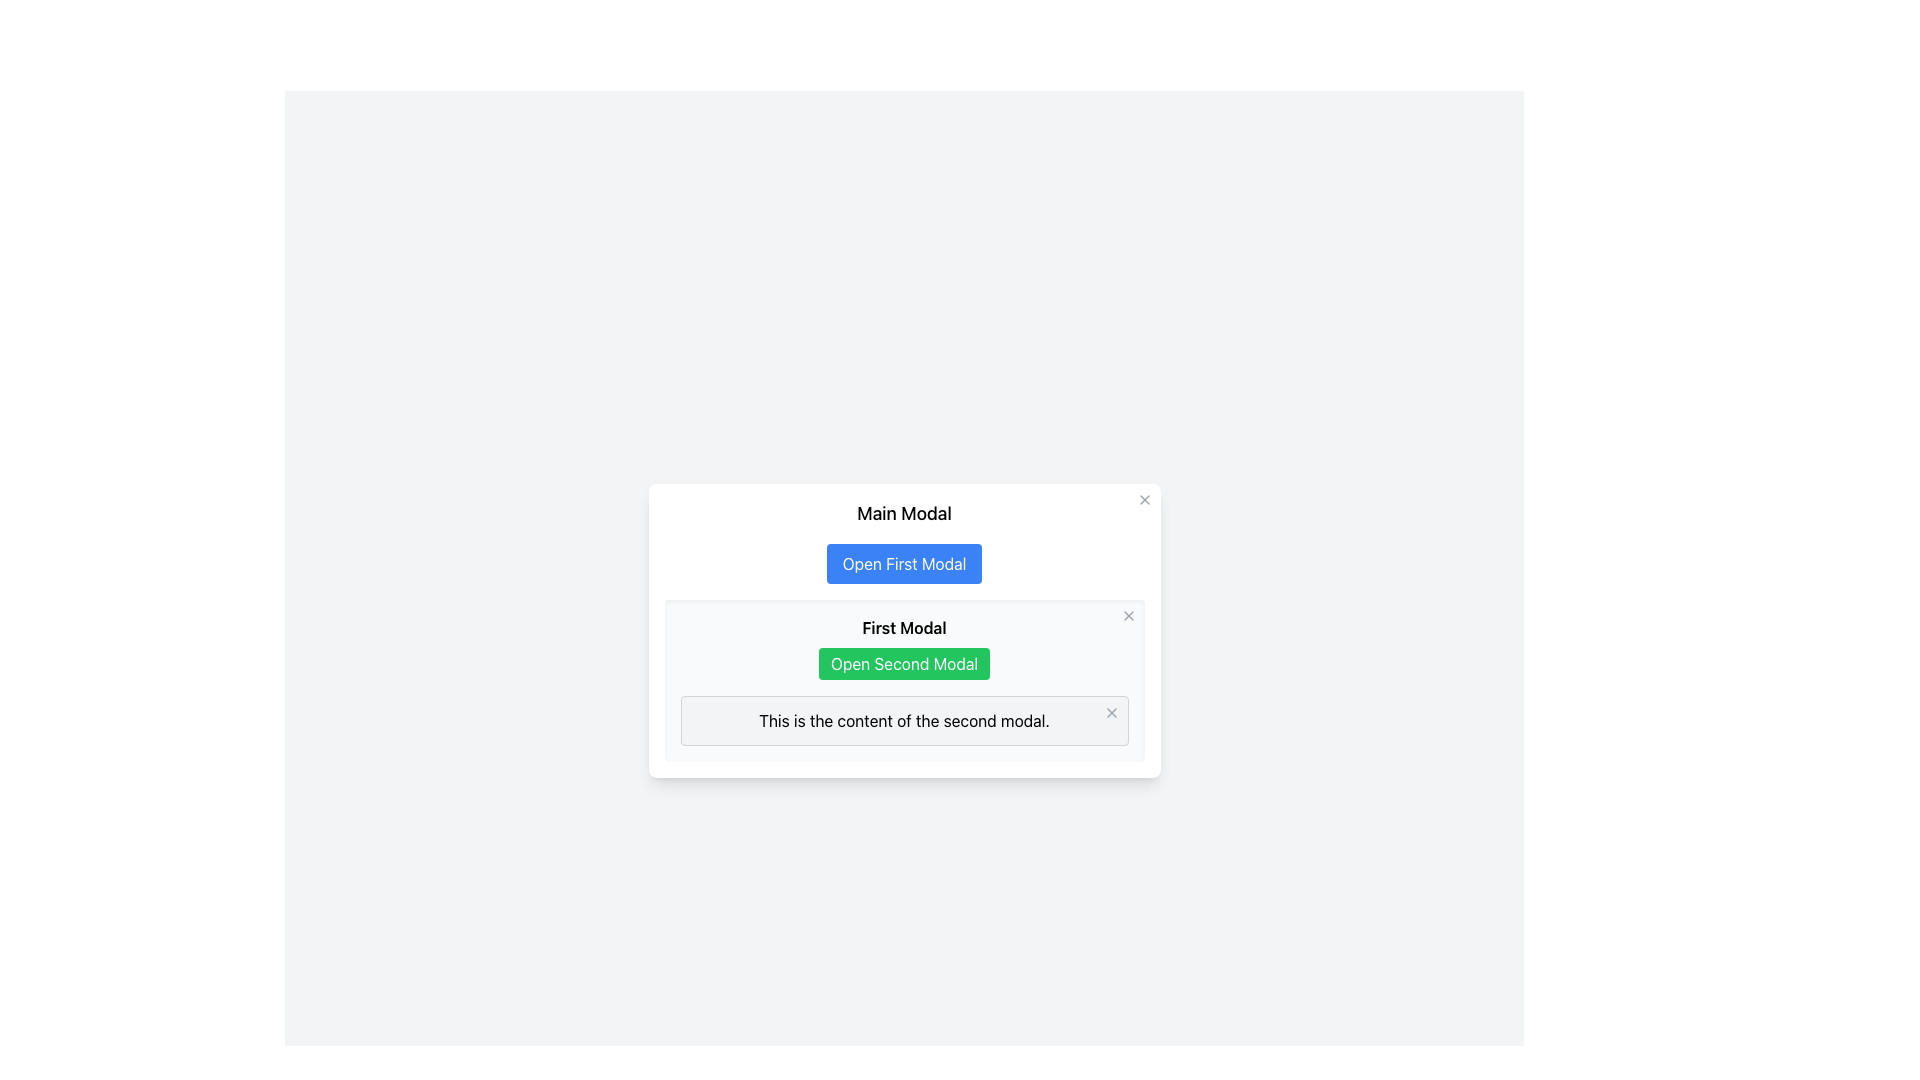 Image resolution: width=1920 pixels, height=1080 pixels. I want to click on text from the header Text Label located at the top-center of the modal, which indicates its main subject or function, so click(903, 512).